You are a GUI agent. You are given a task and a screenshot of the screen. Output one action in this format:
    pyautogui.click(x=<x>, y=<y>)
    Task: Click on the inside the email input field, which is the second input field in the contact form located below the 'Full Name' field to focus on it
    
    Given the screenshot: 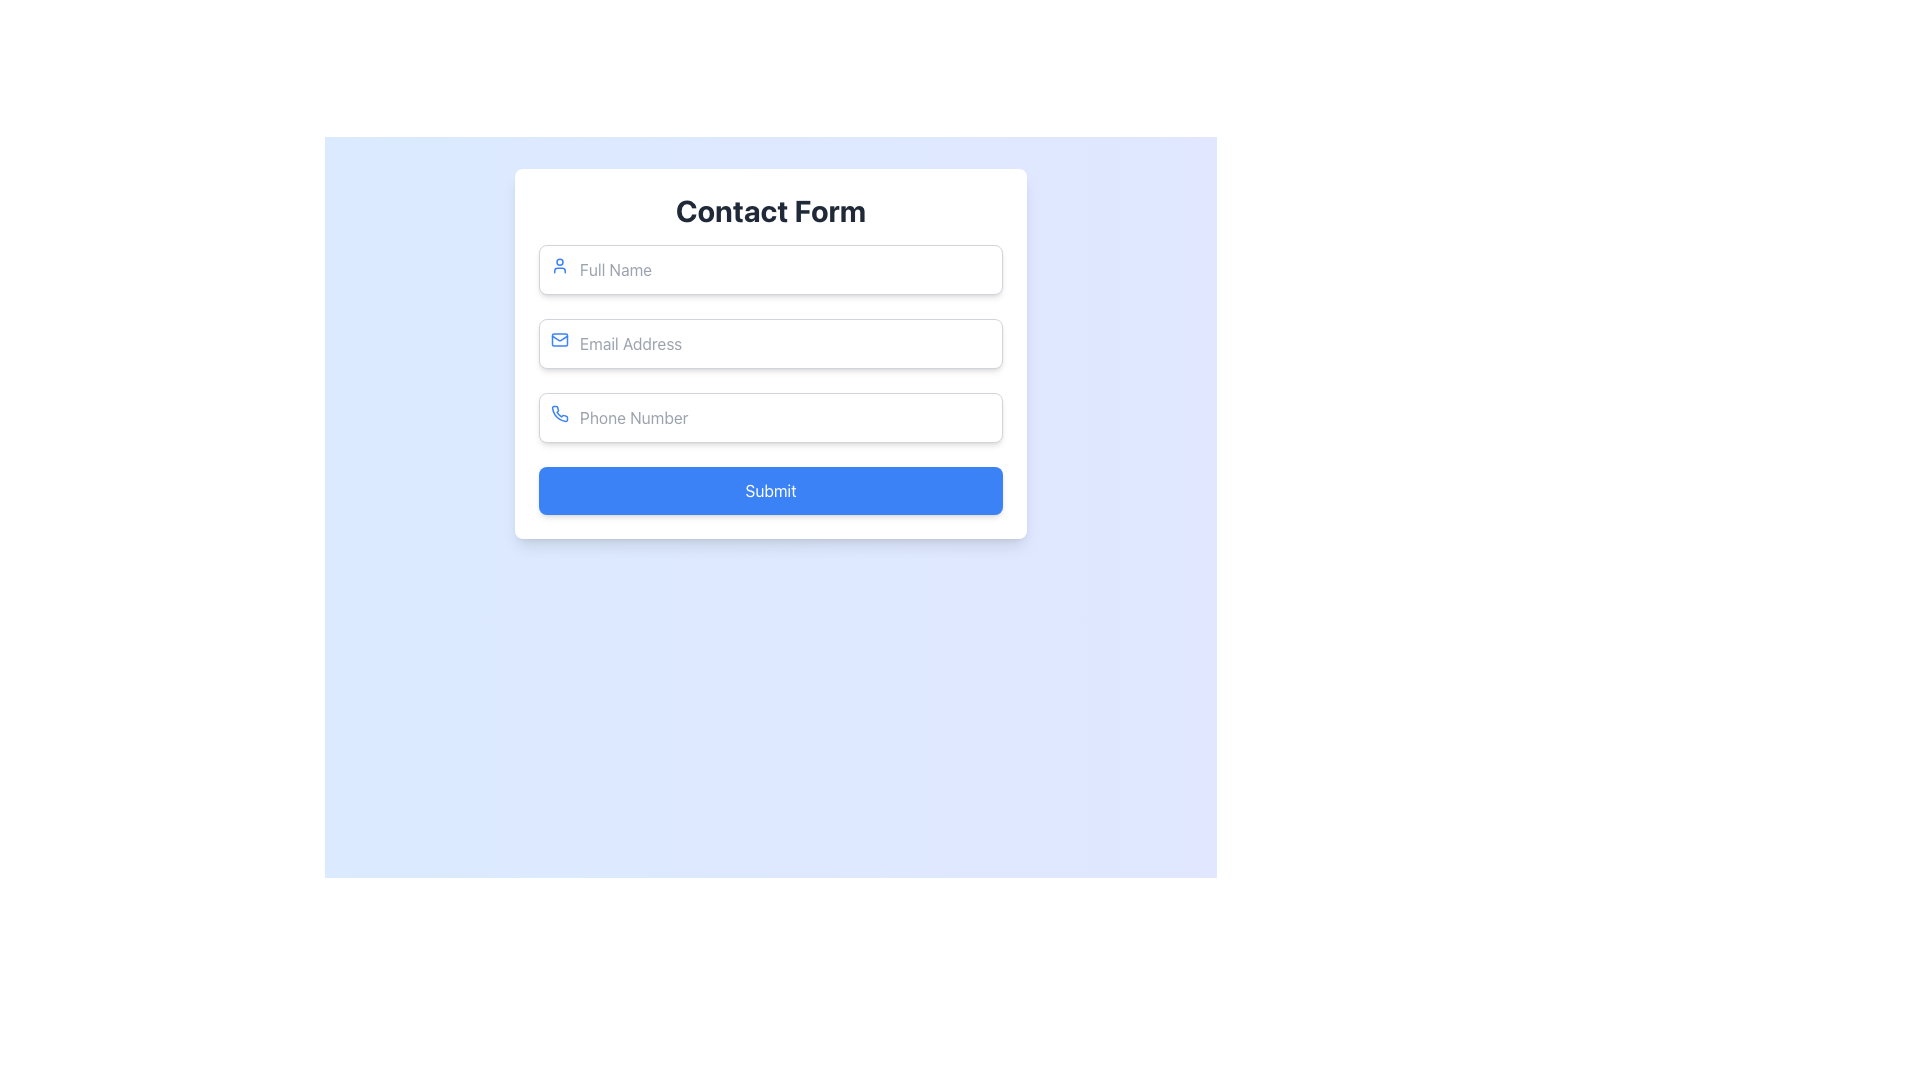 What is the action you would take?
    pyautogui.click(x=770, y=342)
    